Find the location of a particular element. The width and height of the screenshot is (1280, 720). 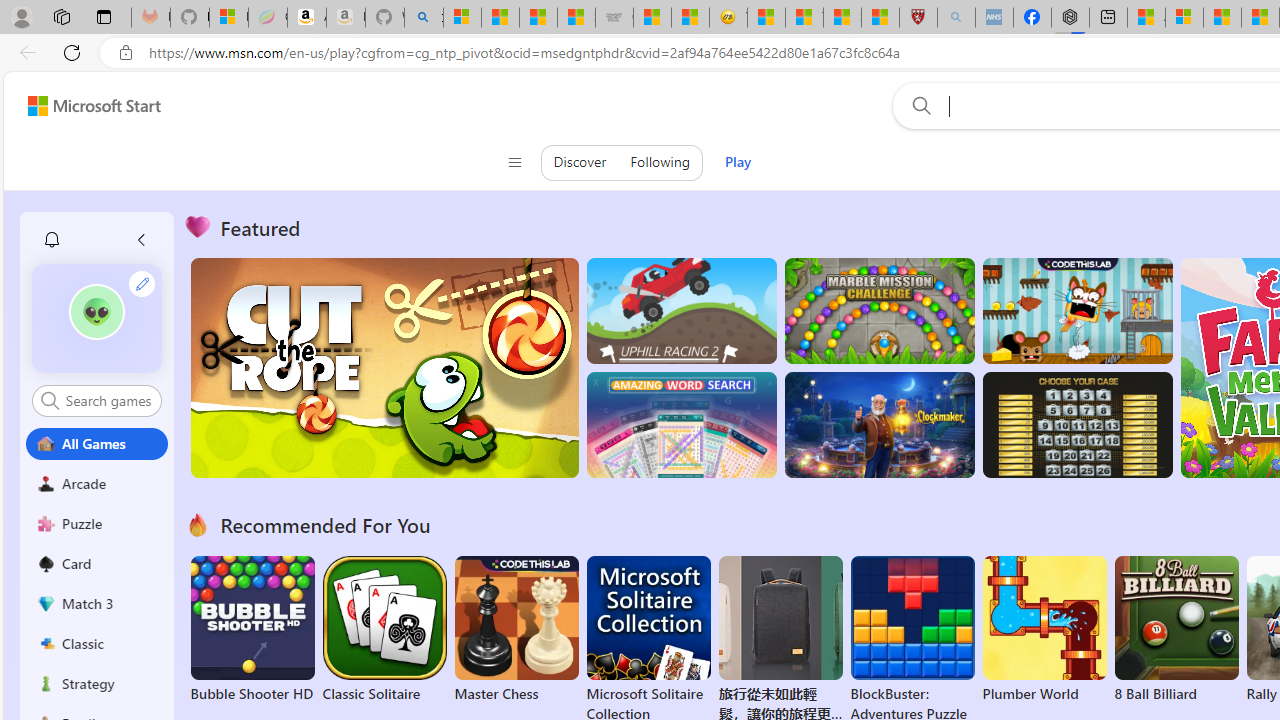

'Marble Mission : Challenge' is located at coordinates (879, 311).